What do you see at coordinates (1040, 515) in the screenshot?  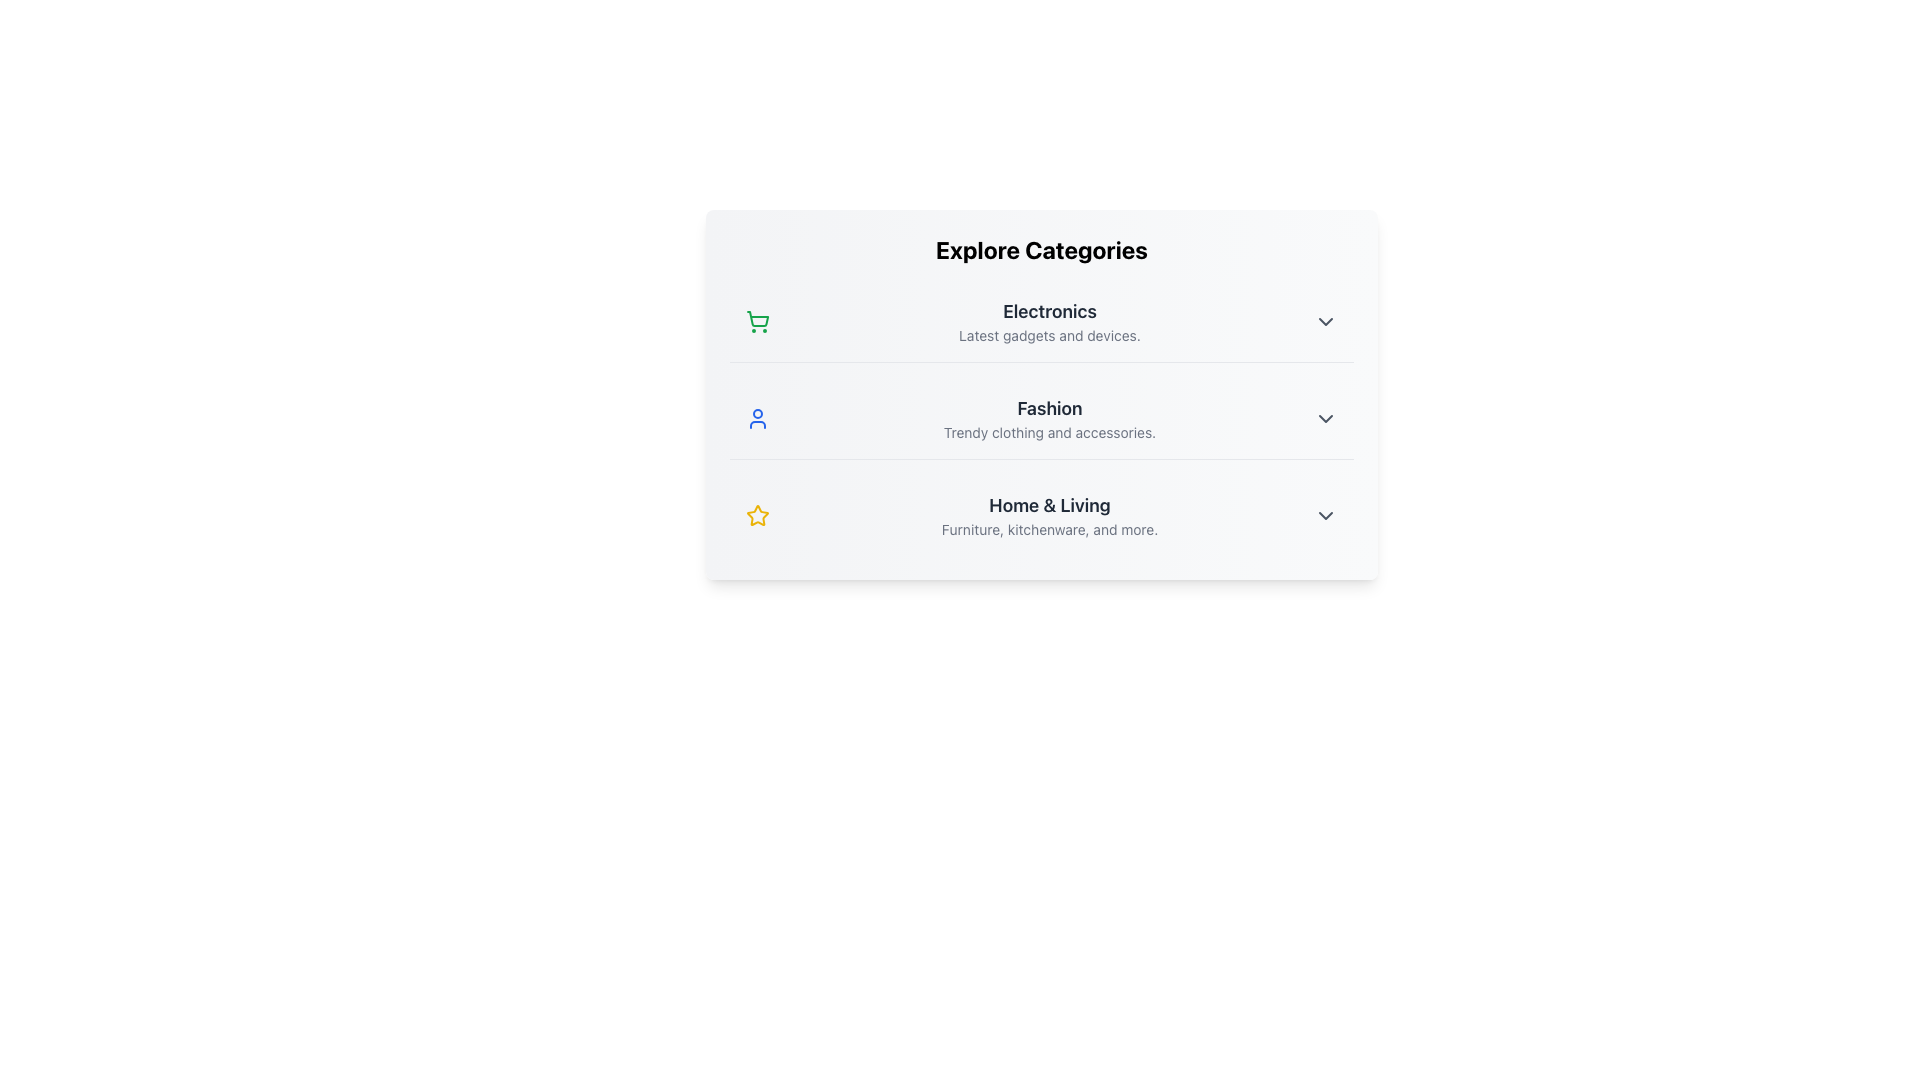 I see `the 'Home & Living' category list item` at bounding box center [1040, 515].